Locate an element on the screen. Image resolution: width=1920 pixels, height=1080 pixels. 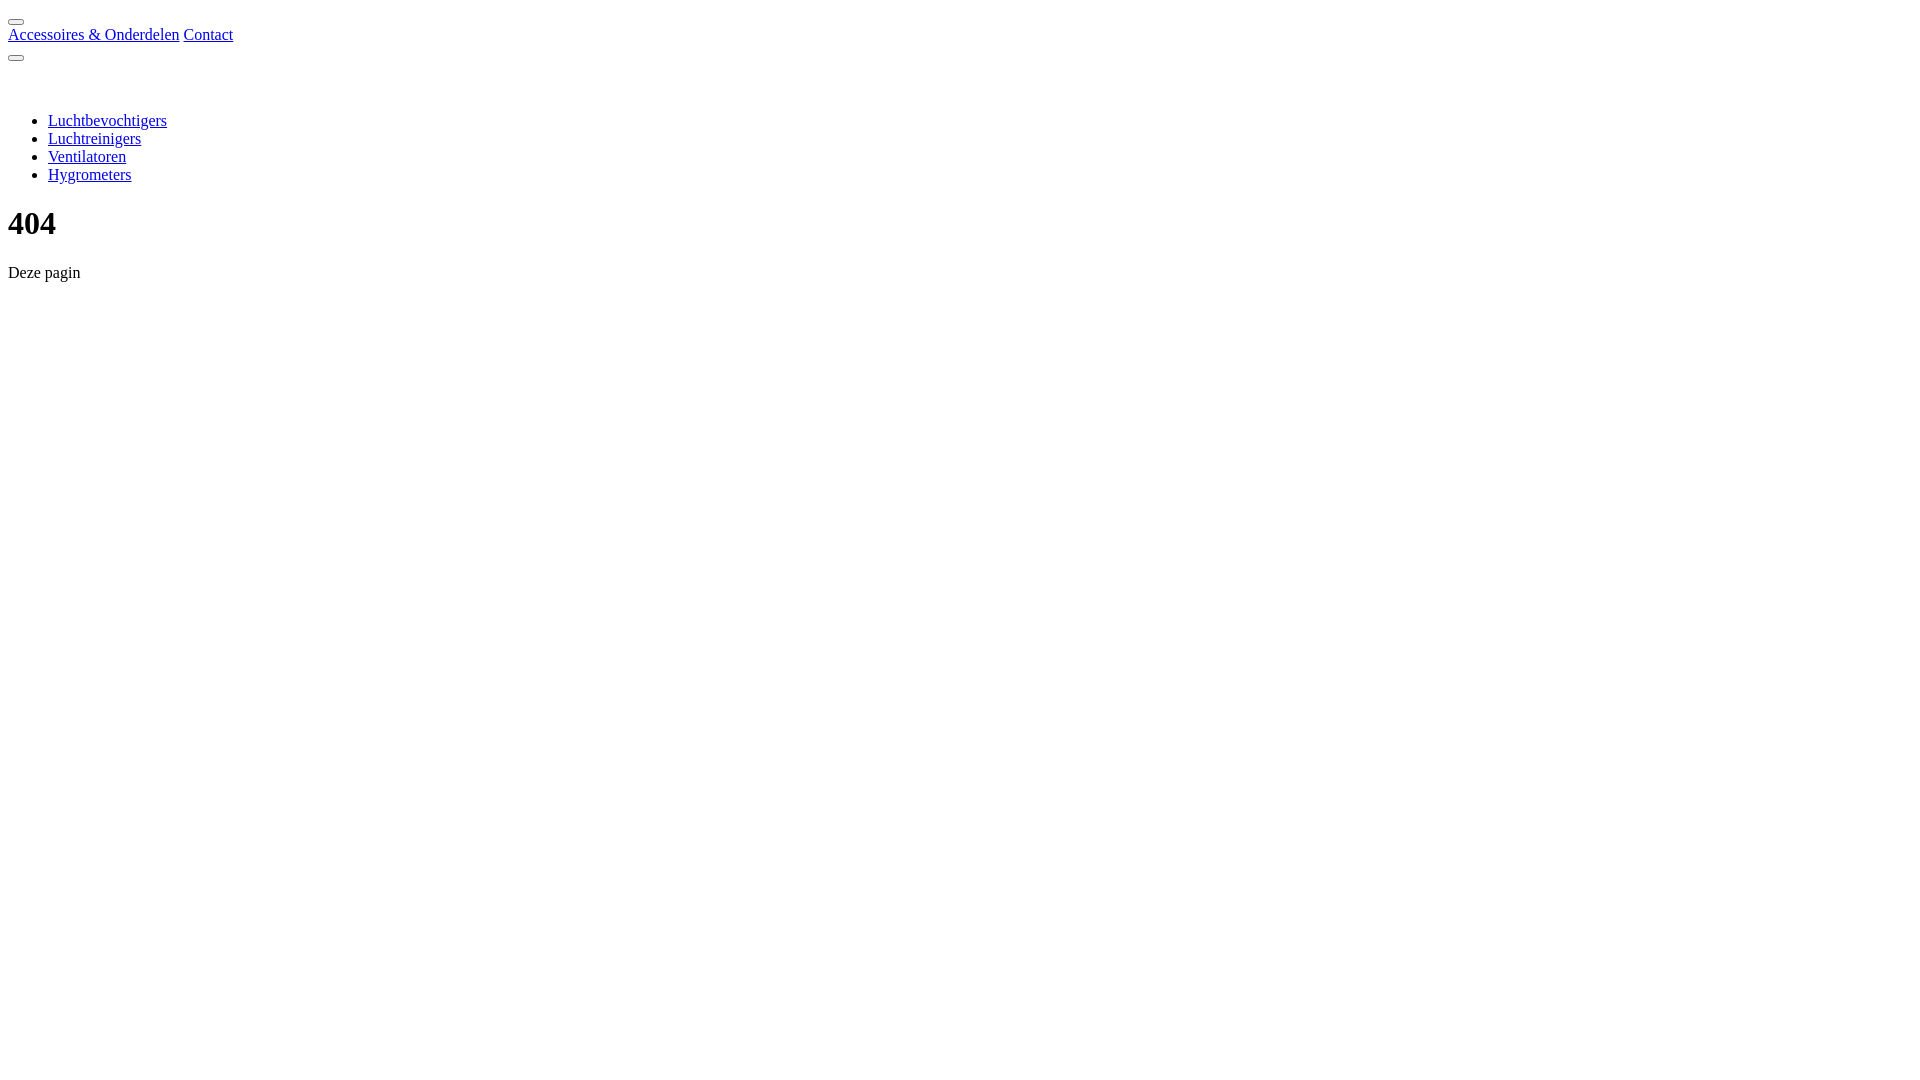
'Hygrometers' is located at coordinates (89, 173).